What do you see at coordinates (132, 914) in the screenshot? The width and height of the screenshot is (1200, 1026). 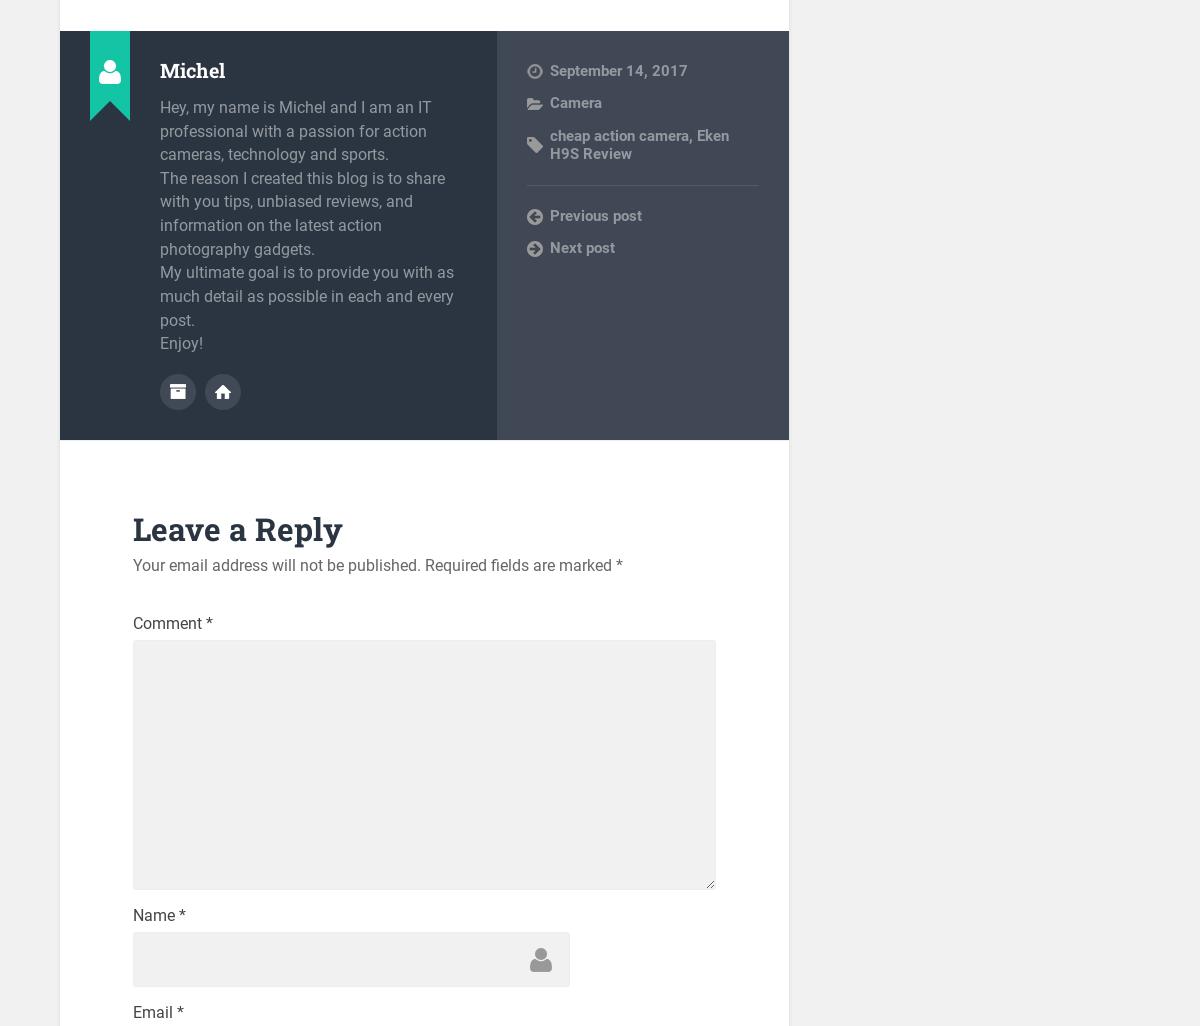 I see `'Name'` at bounding box center [132, 914].